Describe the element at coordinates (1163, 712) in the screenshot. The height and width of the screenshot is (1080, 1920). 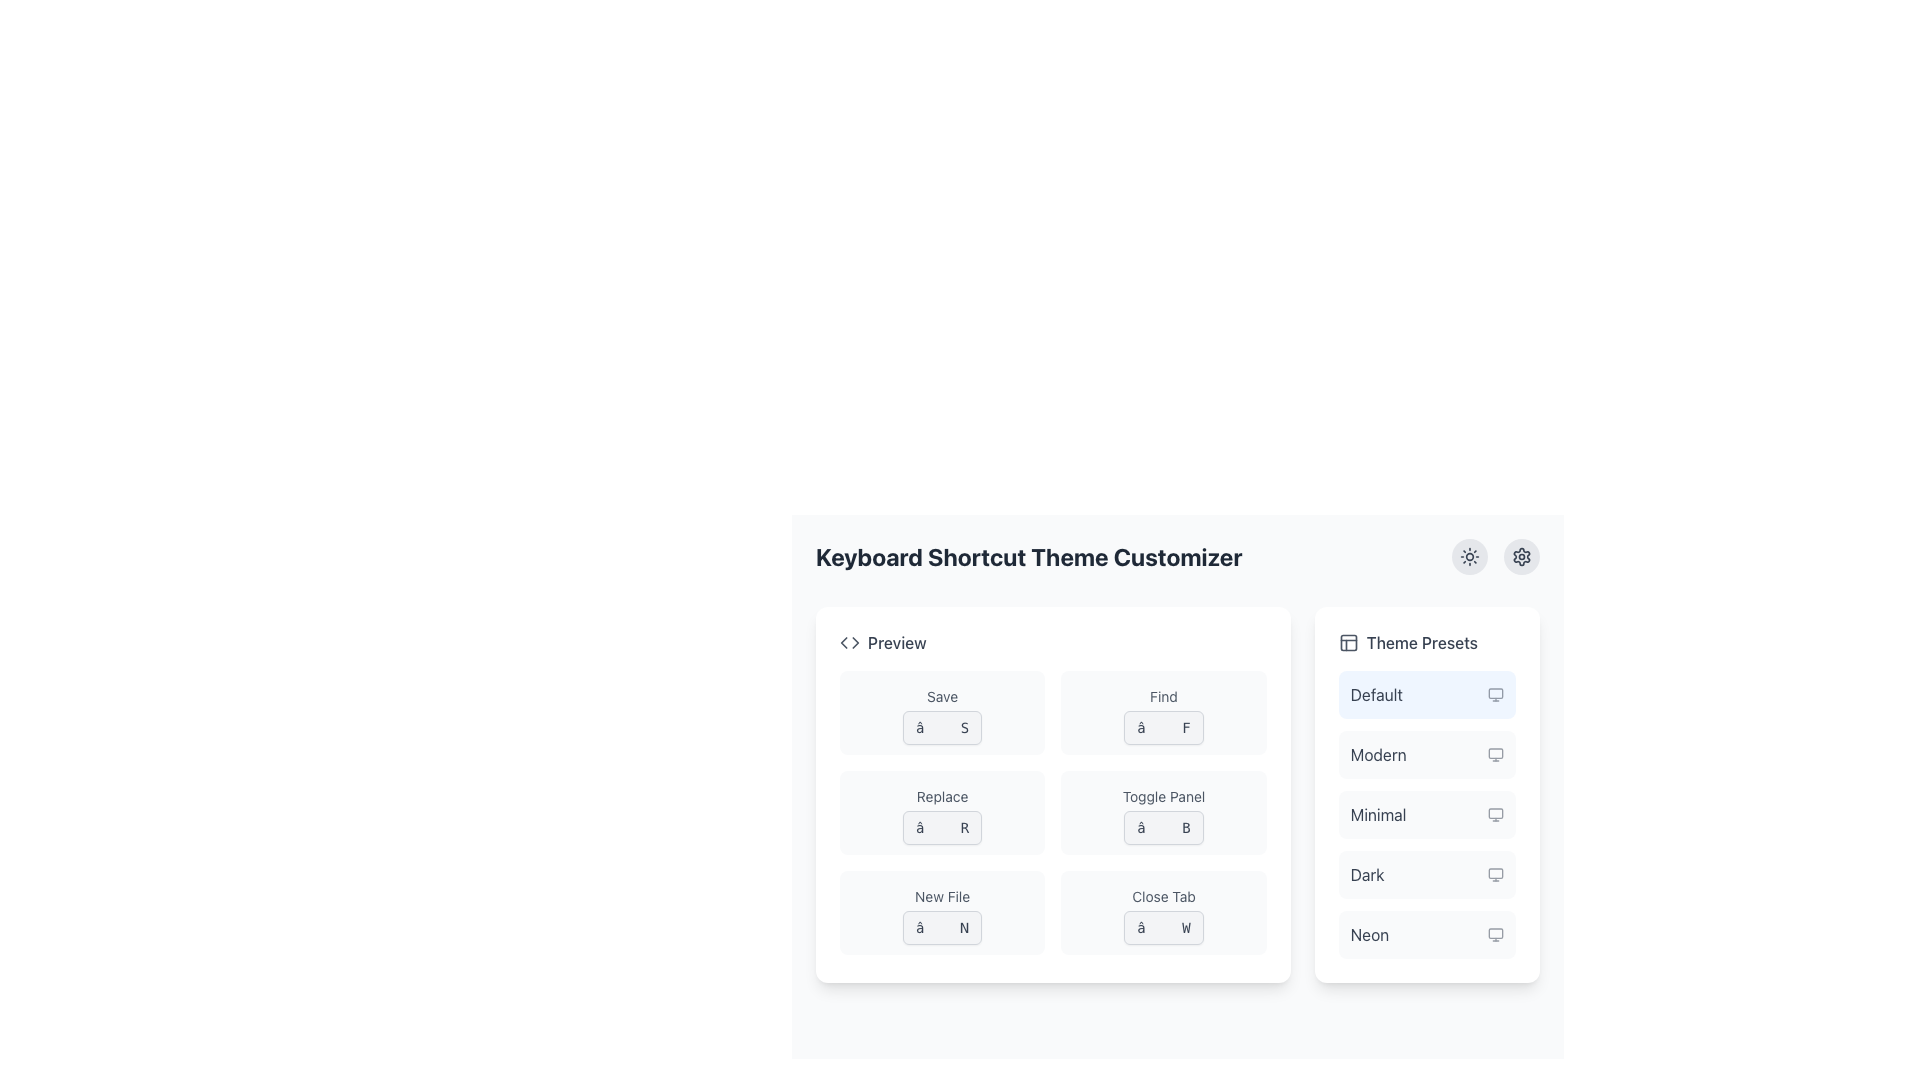
I see `the 'Find' label with the shortcut key '⌘ F', positioned in the second column of the first row in the grid layout` at that location.